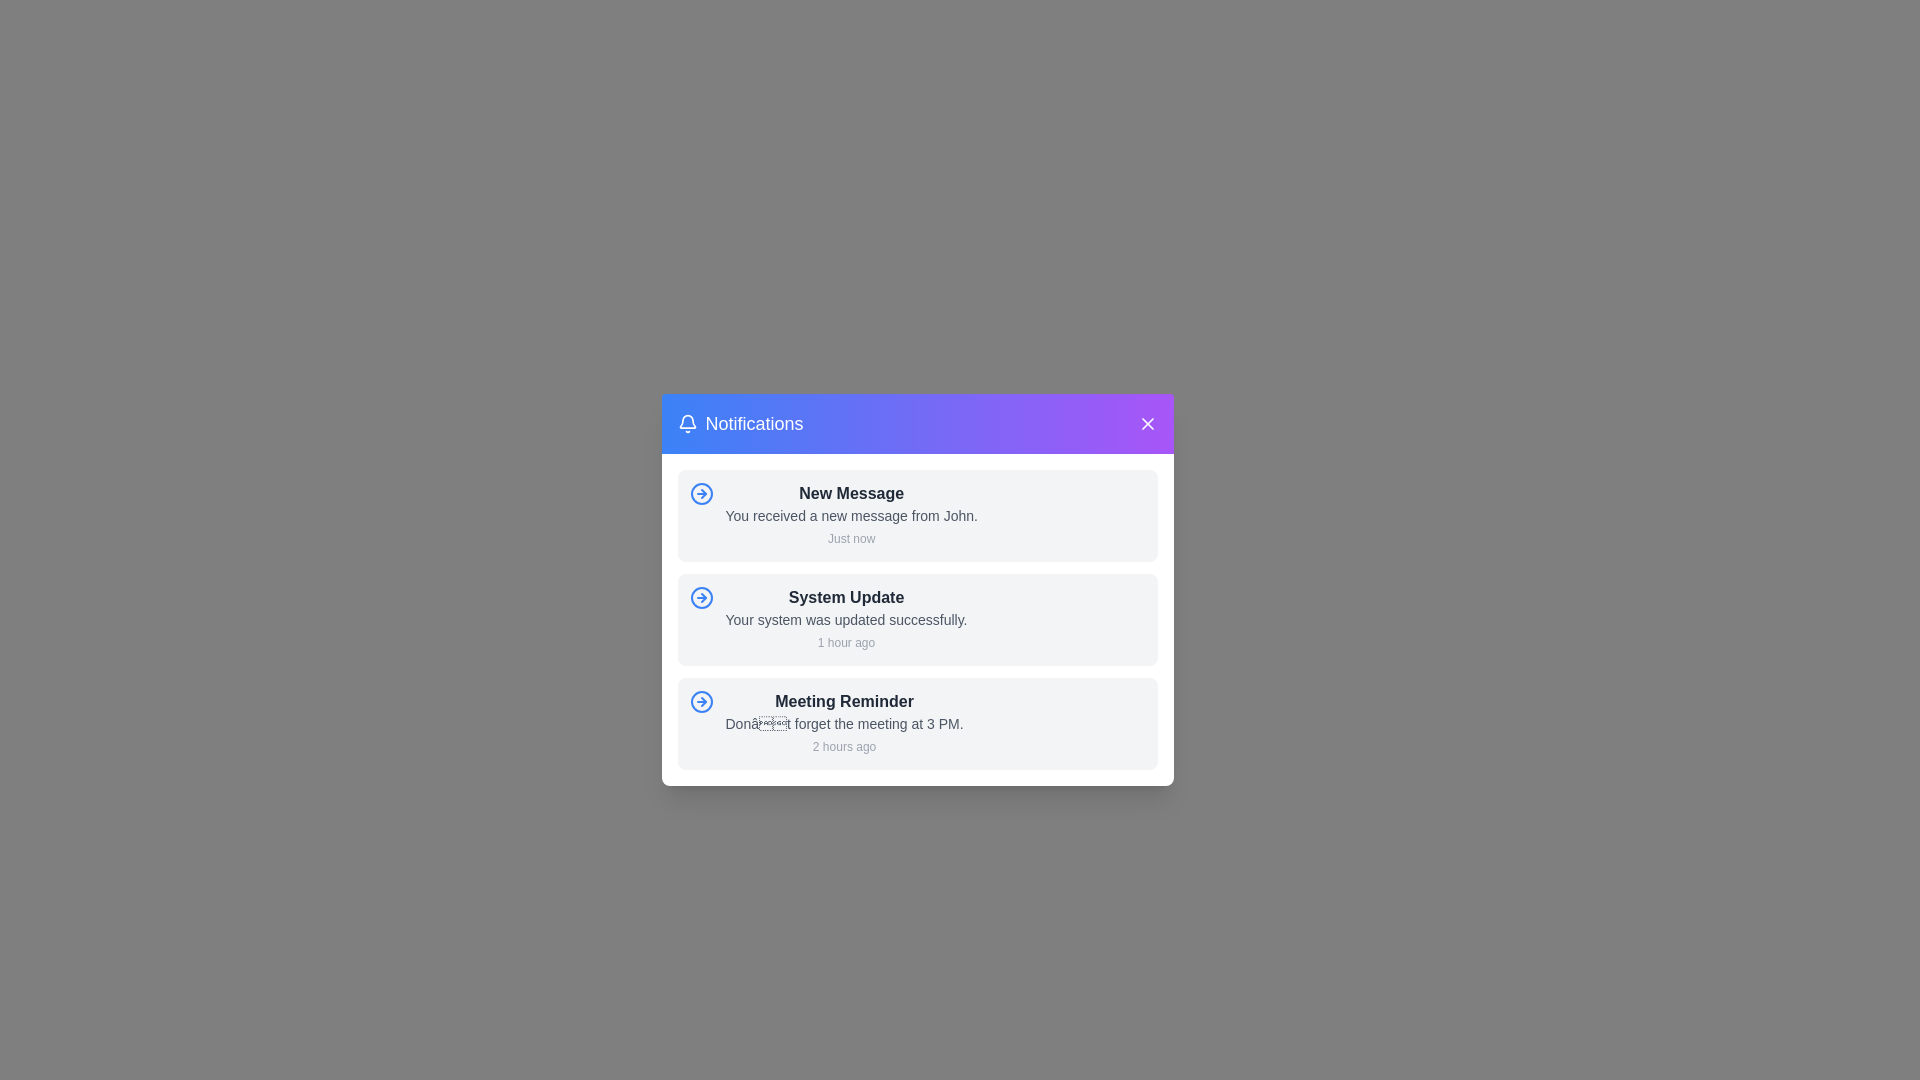 This screenshot has height=1080, width=1920. What do you see at coordinates (916, 724) in the screenshot?
I see `the Notification card that informs the user about an upcoming meeting scheduled for 3 PM, located as the third item in a vertical list of notifications` at bounding box center [916, 724].